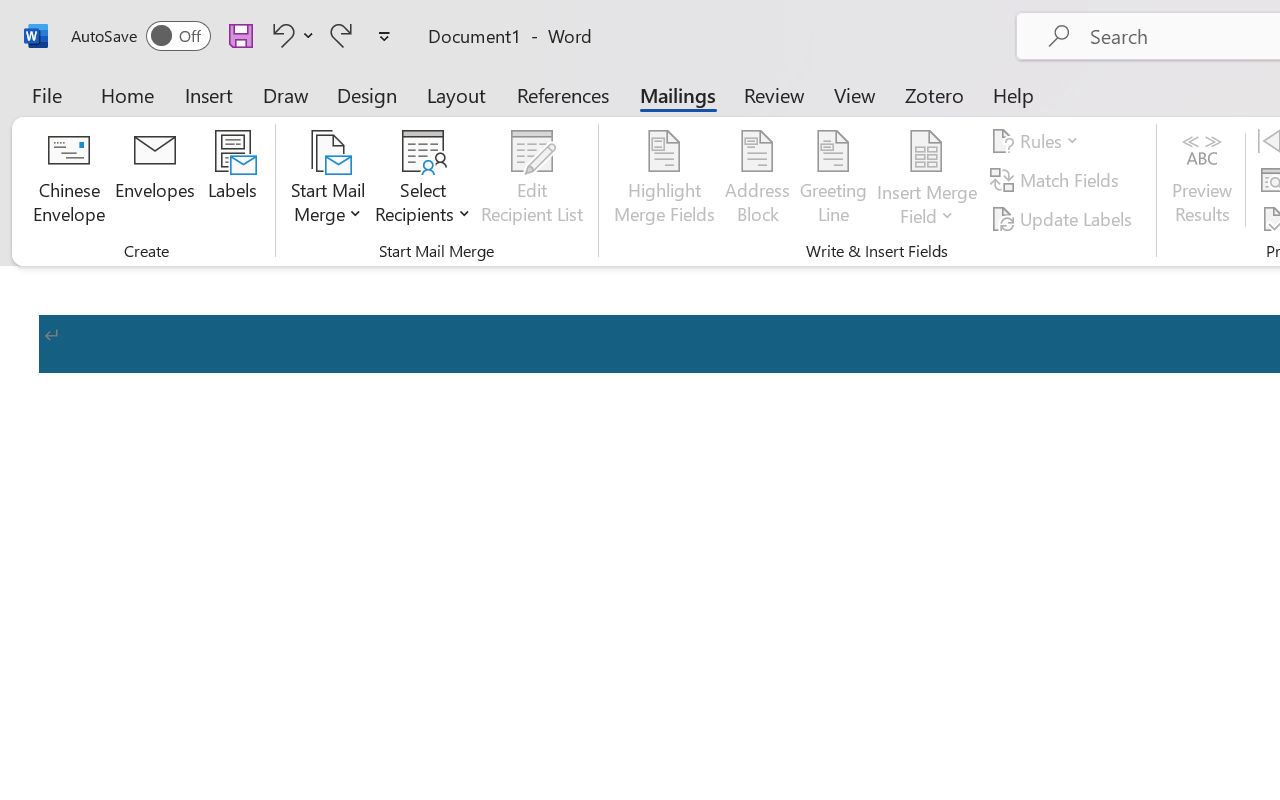 The image size is (1280, 800). Describe the element at coordinates (1201, 179) in the screenshot. I see `'Preview Results'` at that location.